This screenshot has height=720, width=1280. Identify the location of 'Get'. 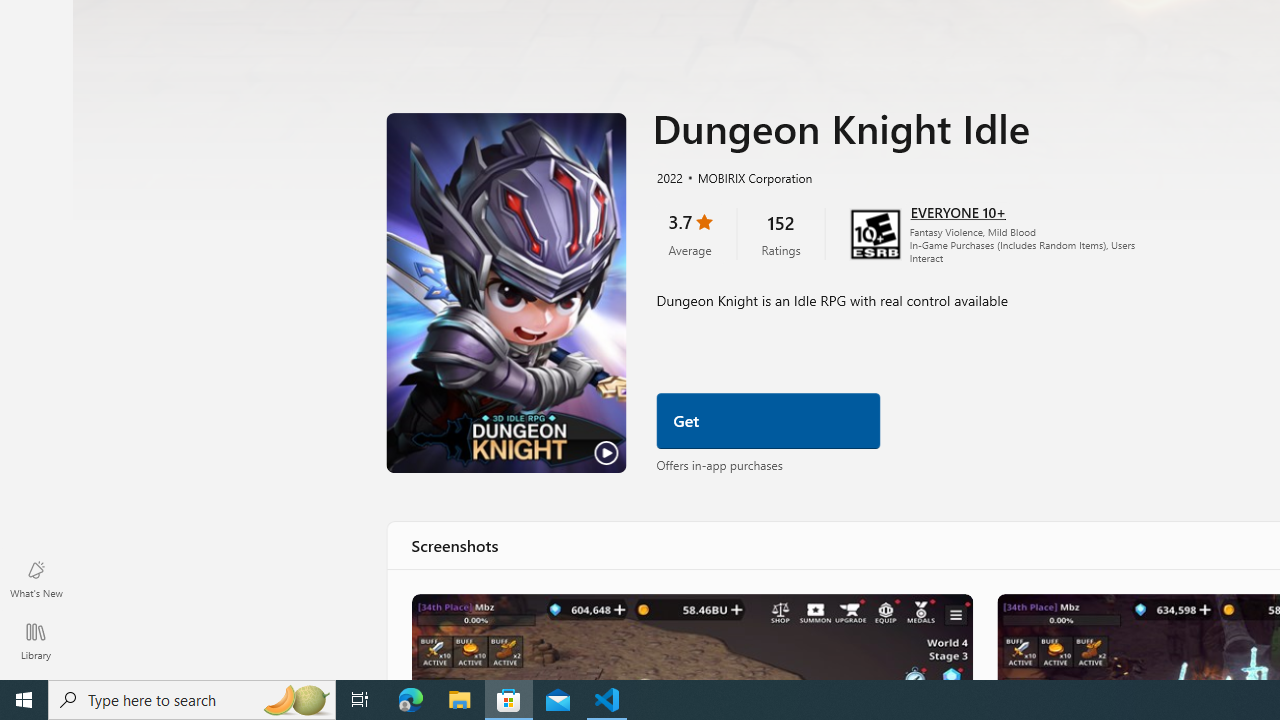
(767, 420).